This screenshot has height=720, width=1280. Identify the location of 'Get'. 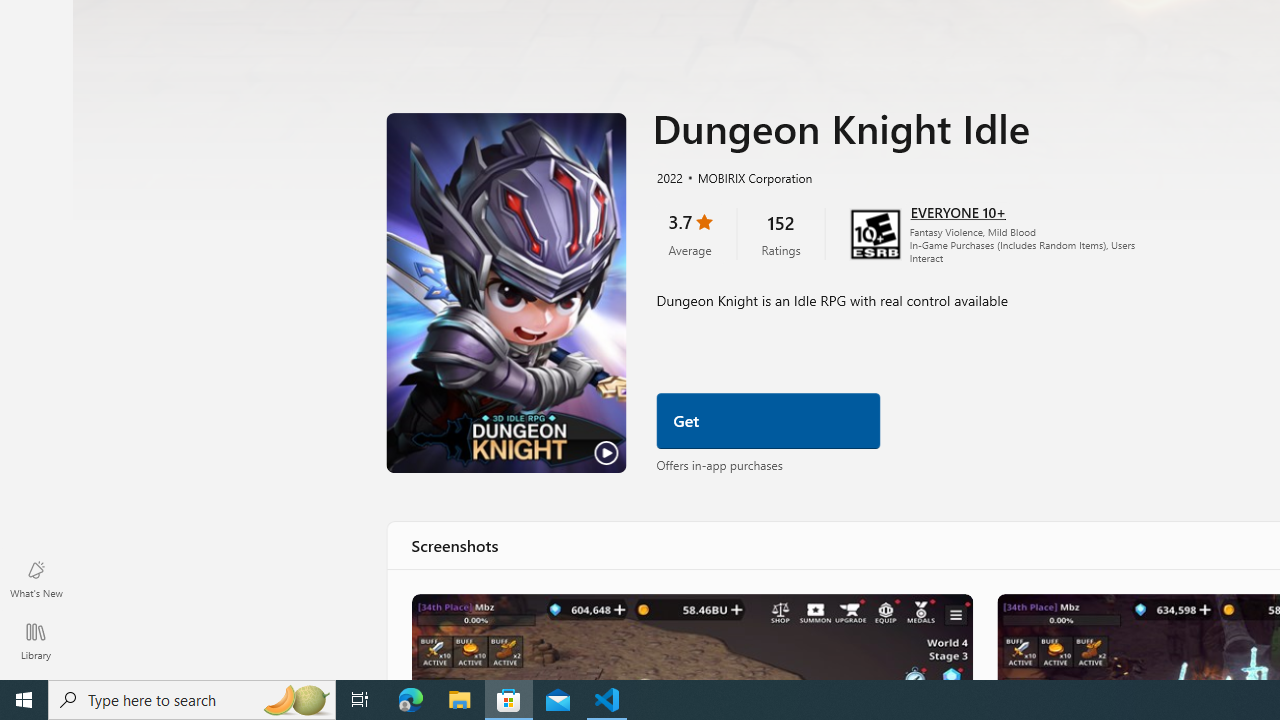
(767, 420).